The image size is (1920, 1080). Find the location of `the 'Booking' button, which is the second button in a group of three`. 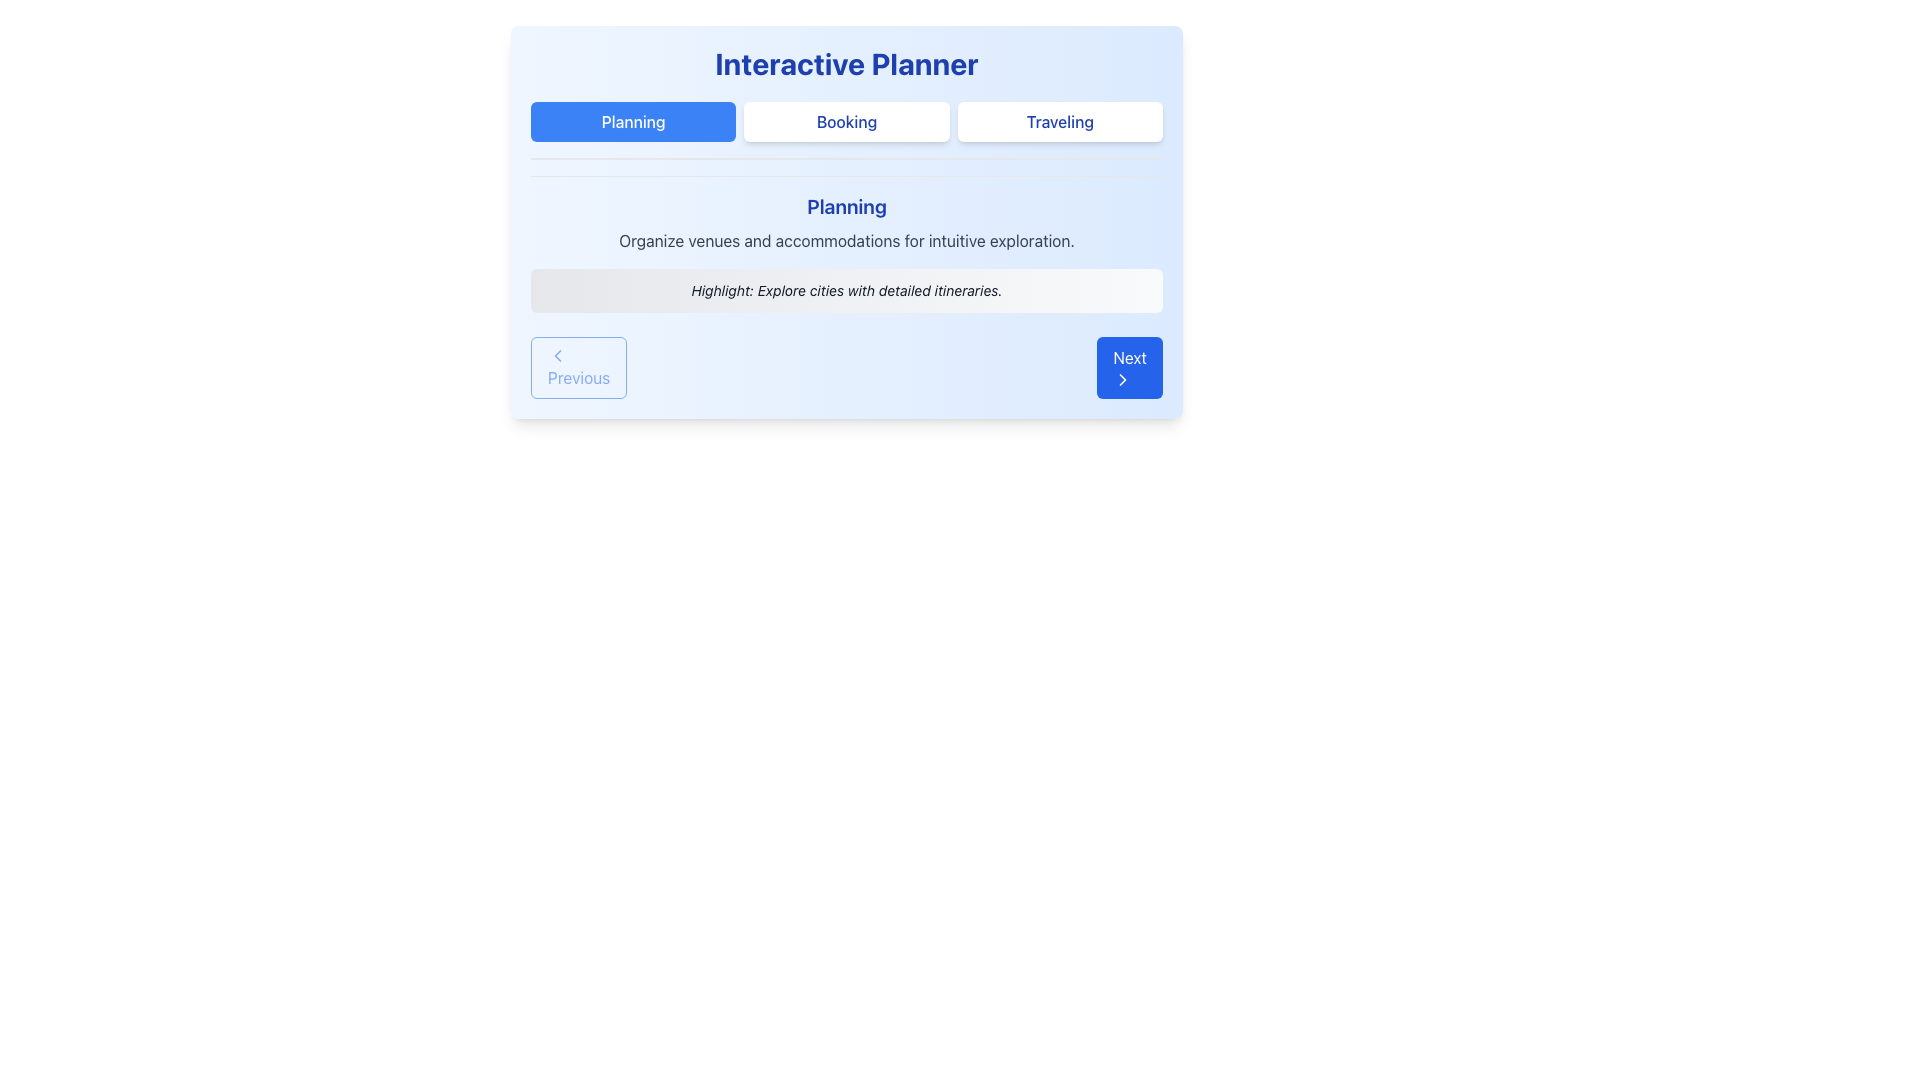

the 'Booking' button, which is the second button in a group of three is located at coordinates (846, 122).